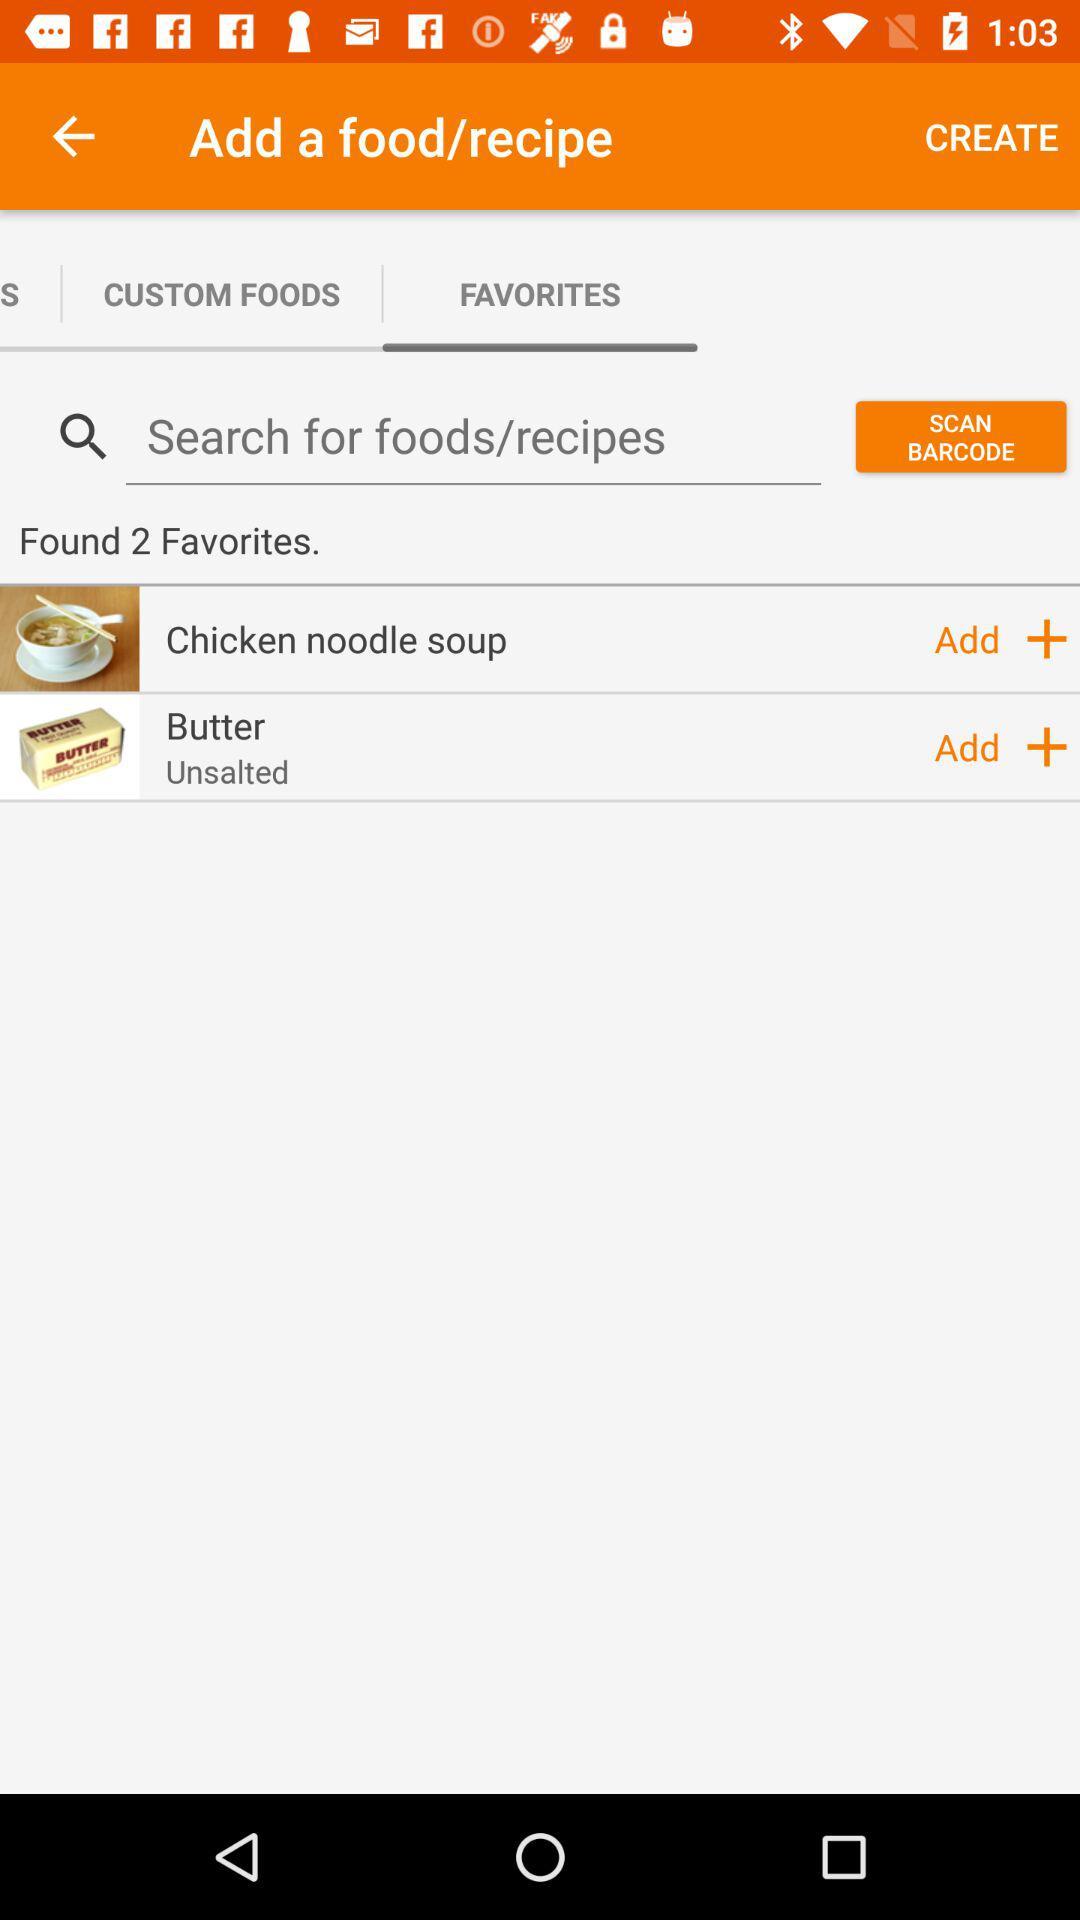 The image size is (1080, 1920). What do you see at coordinates (215, 724) in the screenshot?
I see `icon above unsalted` at bounding box center [215, 724].